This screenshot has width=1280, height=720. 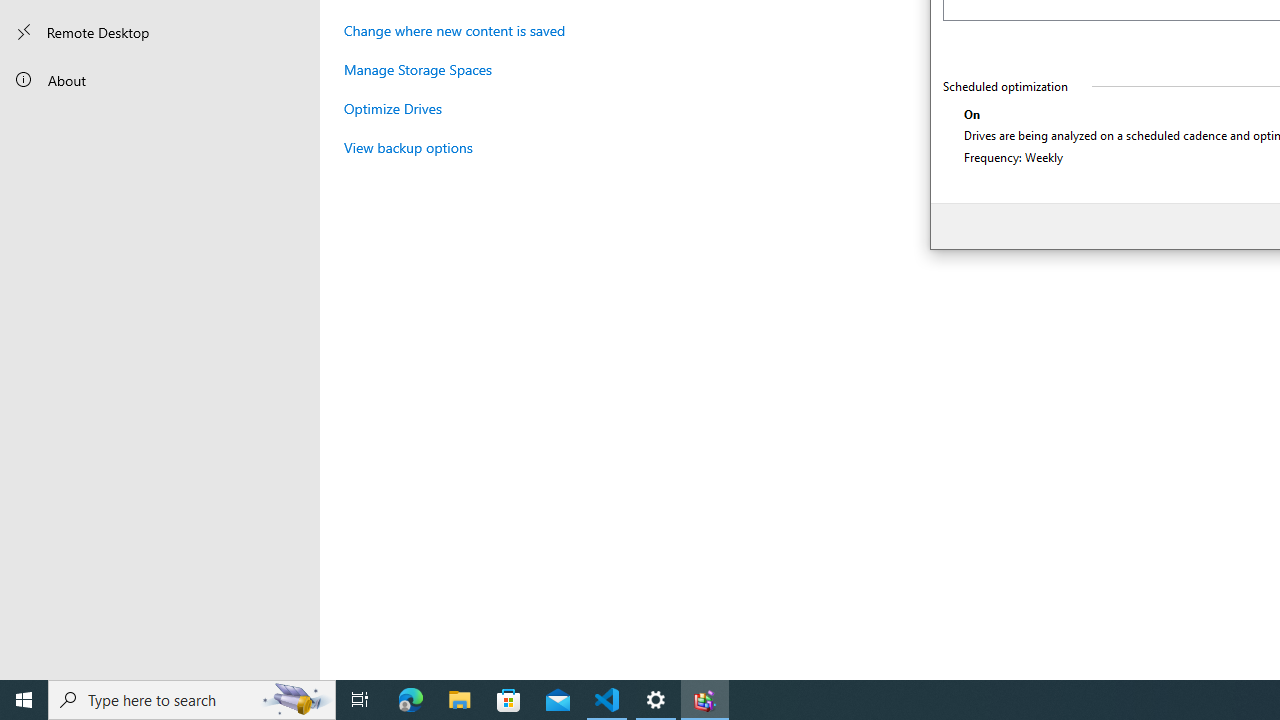 I want to click on 'Microsoft Store', so click(x=509, y=698).